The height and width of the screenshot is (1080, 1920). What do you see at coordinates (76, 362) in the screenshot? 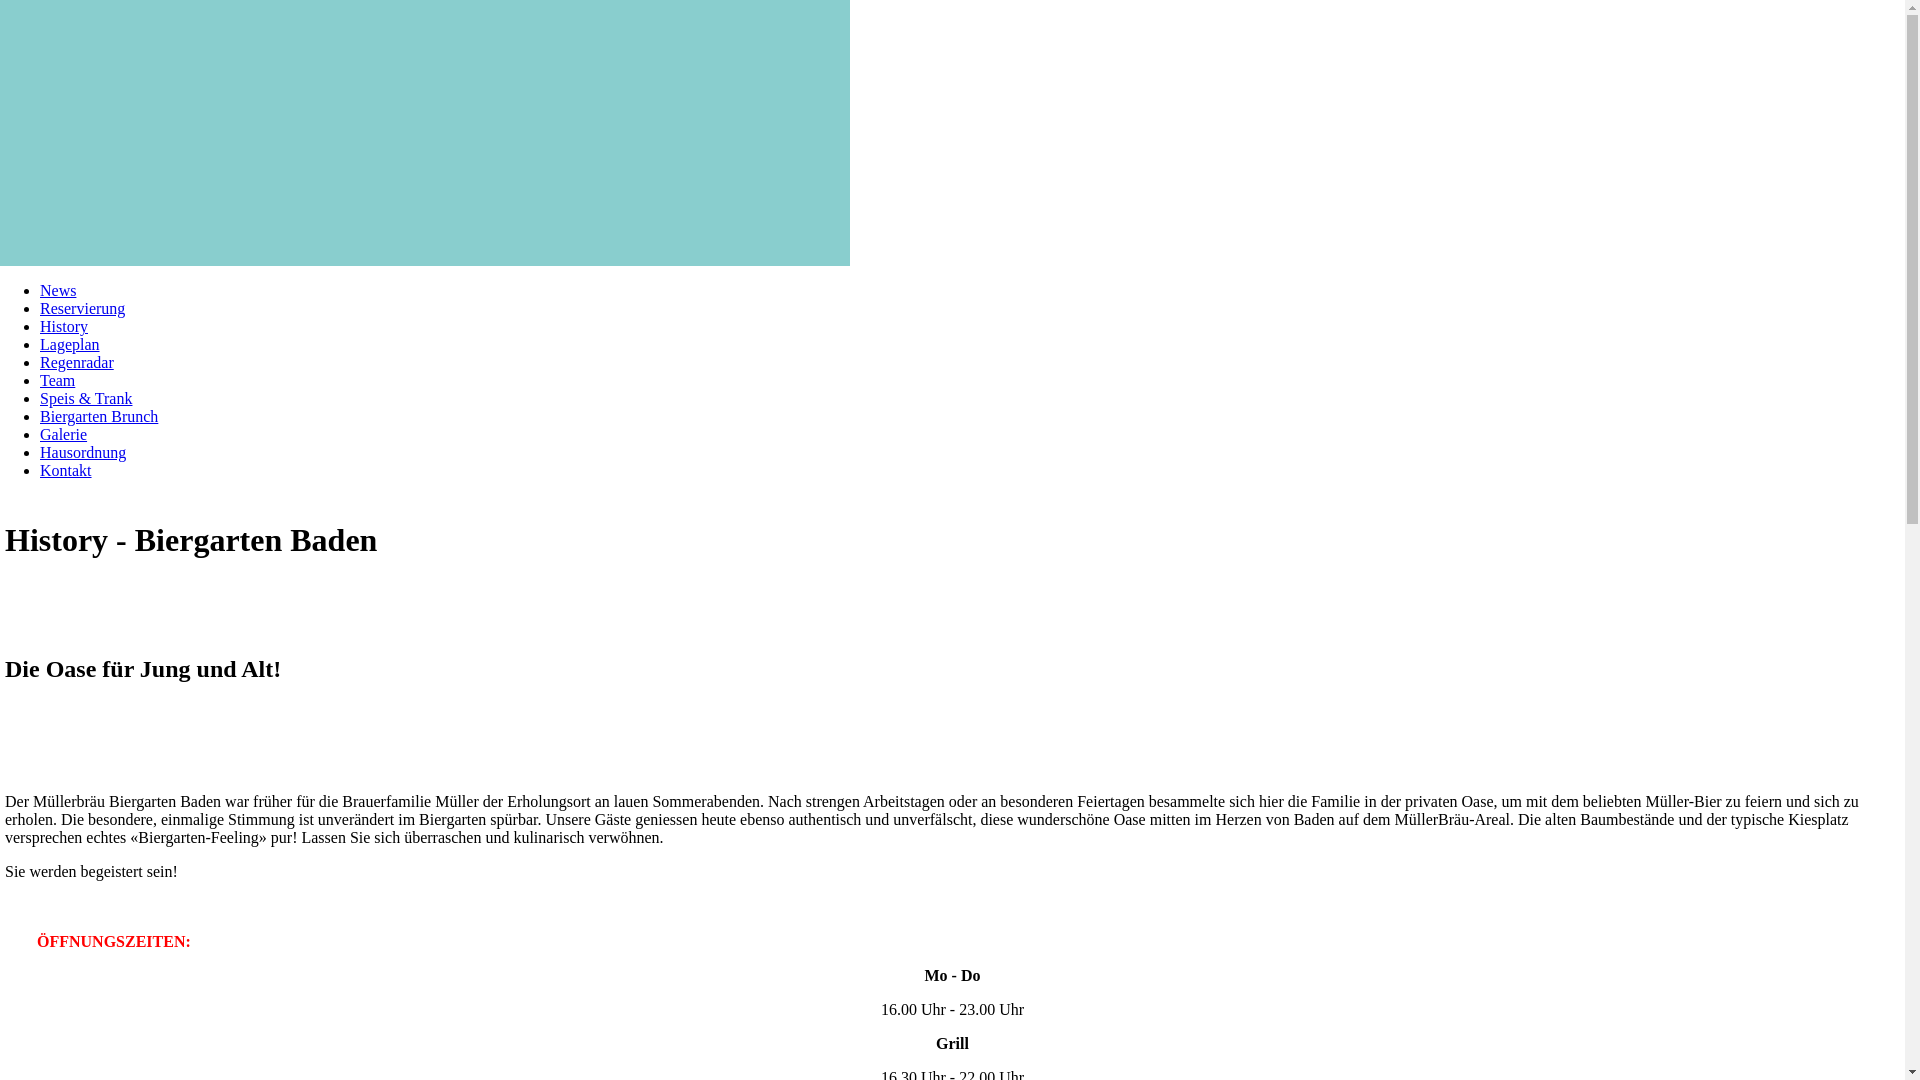
I see `'Regenradar'` at bounding box center [76, 362].